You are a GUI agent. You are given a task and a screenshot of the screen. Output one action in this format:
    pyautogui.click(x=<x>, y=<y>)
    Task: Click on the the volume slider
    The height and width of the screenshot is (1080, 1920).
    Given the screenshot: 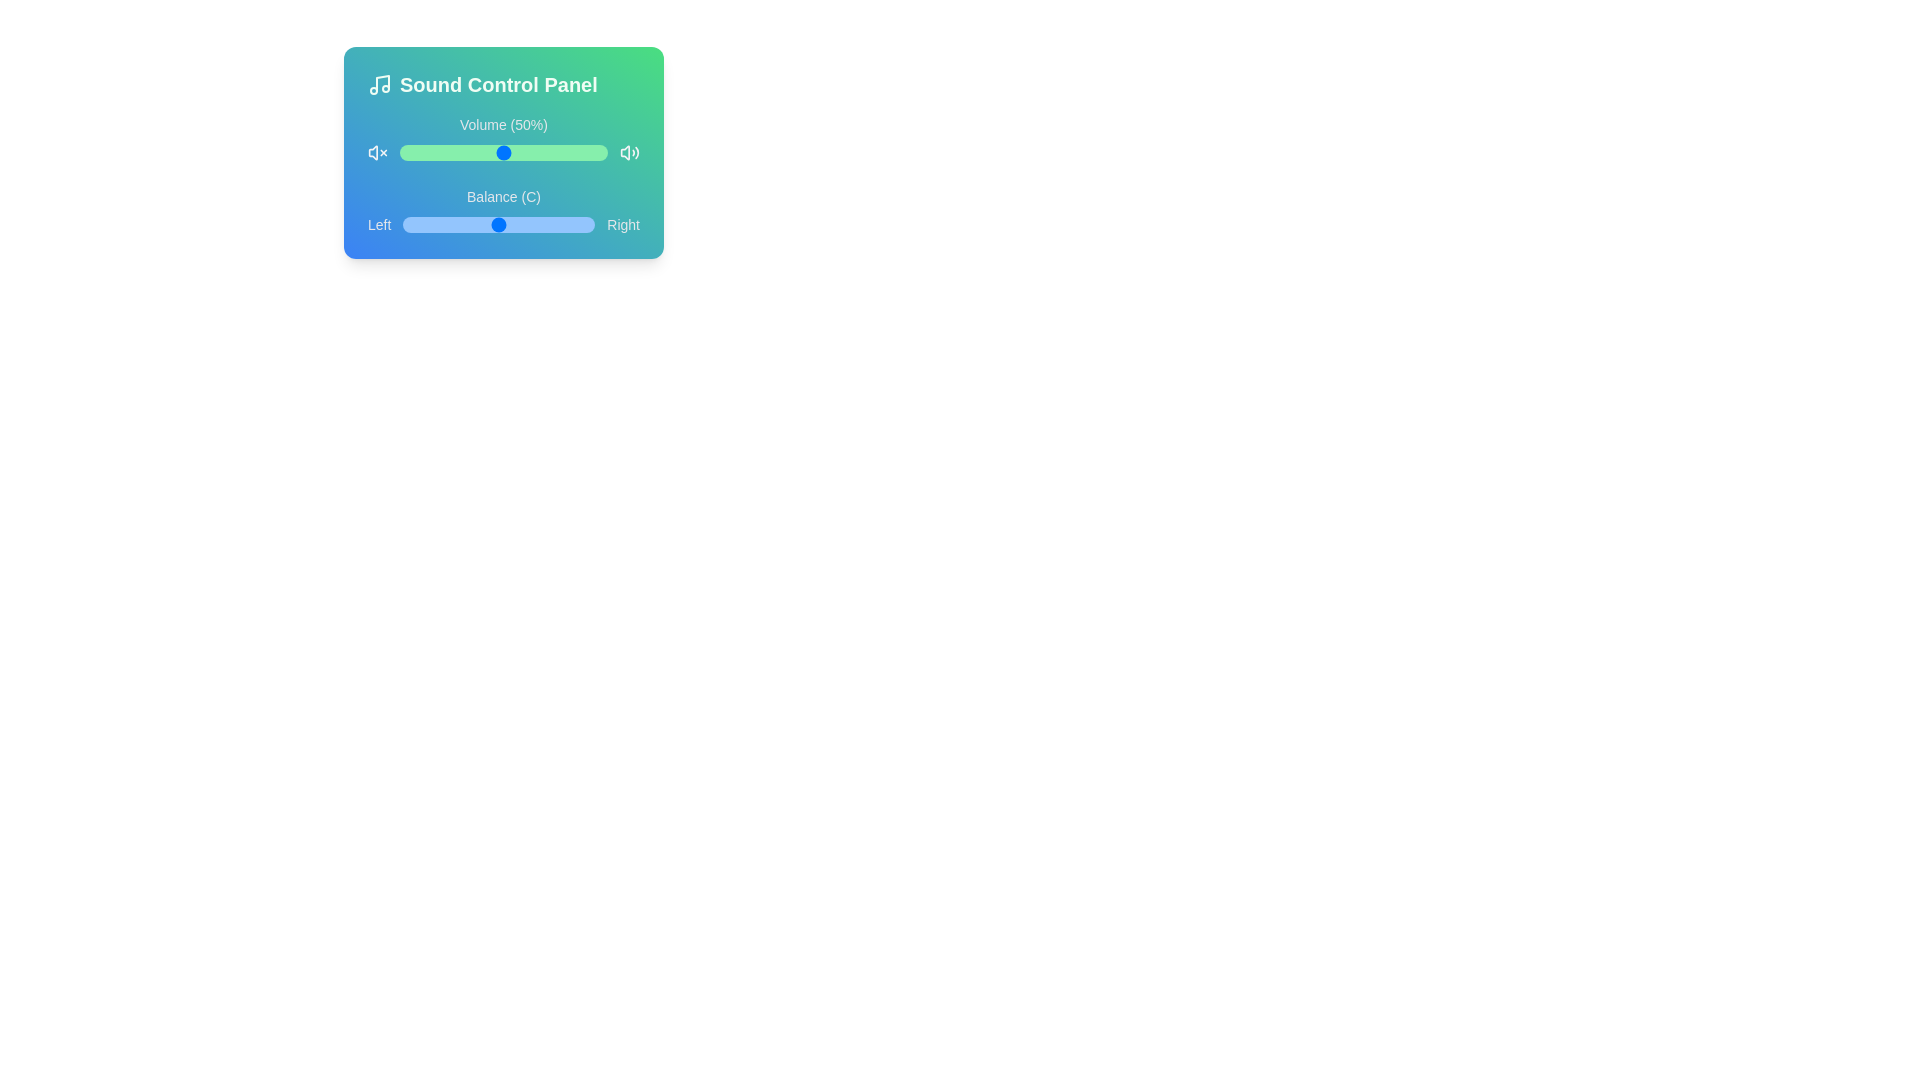 What is the action you would take?
    pyautogui.click(x=565, y=152)
    